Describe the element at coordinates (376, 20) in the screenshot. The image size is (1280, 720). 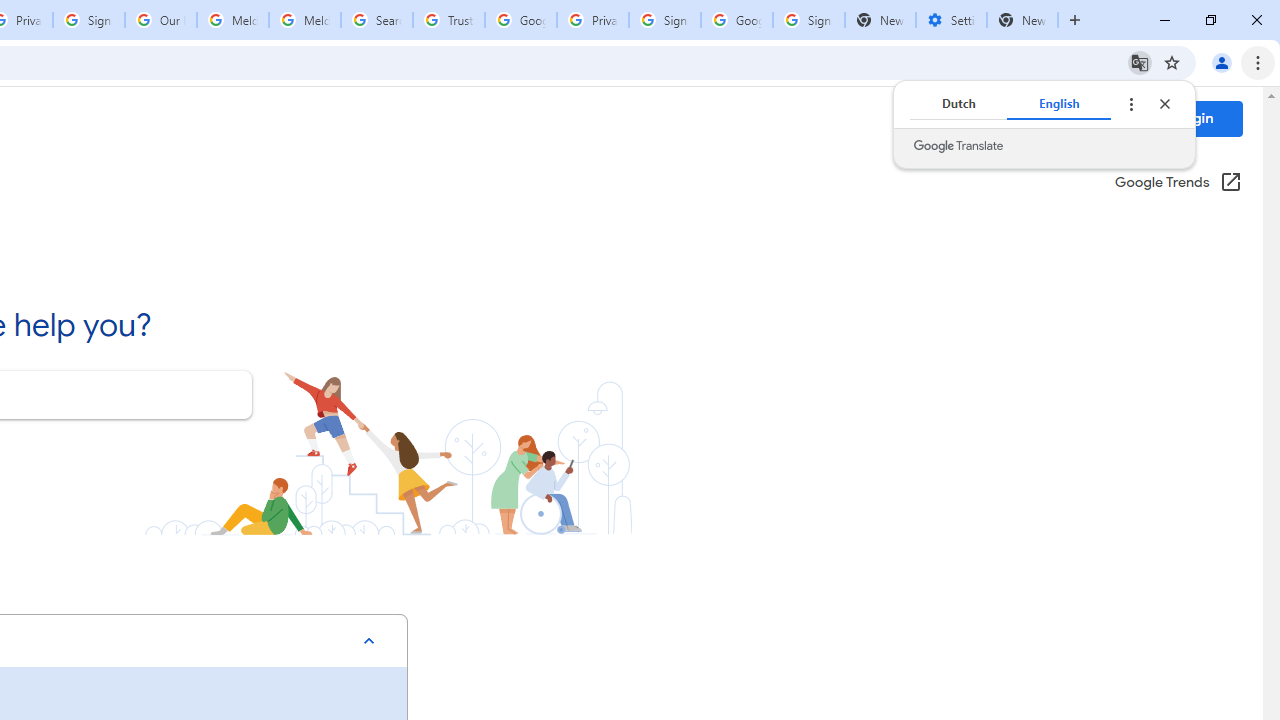
I see `'Search our Doodle Library Collection - Google Doodles'` at that location.